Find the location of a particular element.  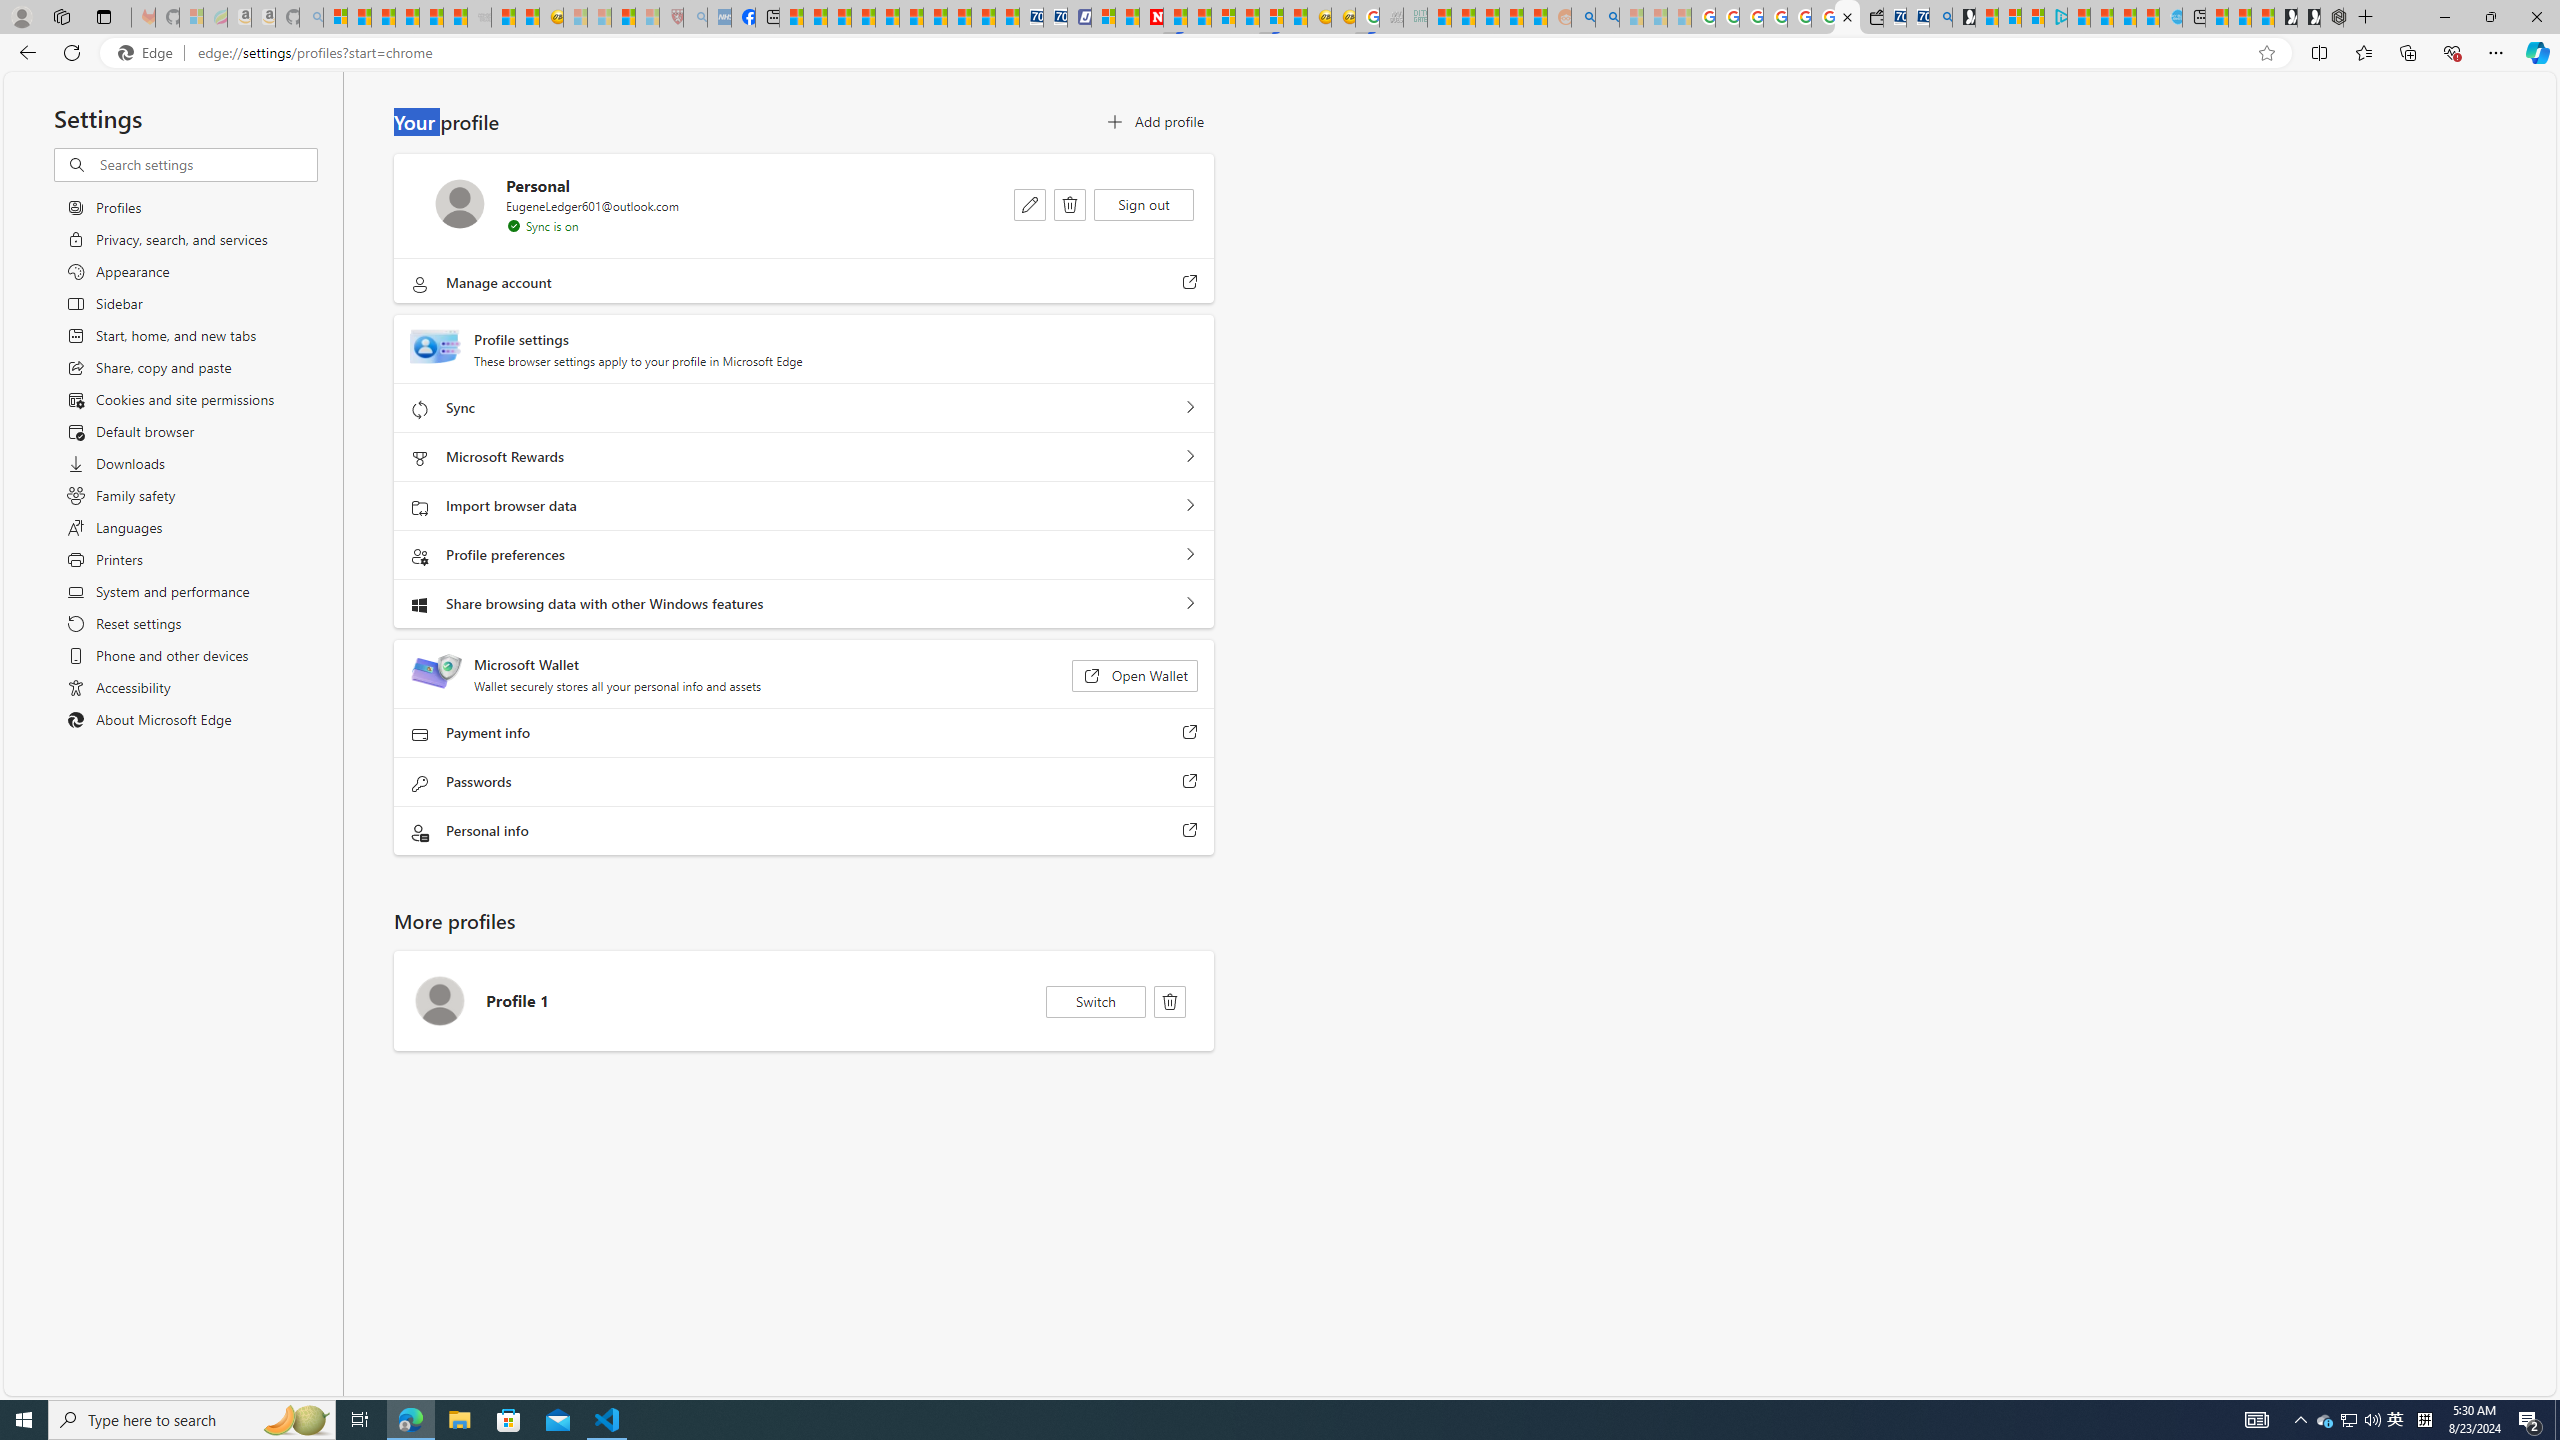

'World - MSN' is located at coordinates (839, 16).